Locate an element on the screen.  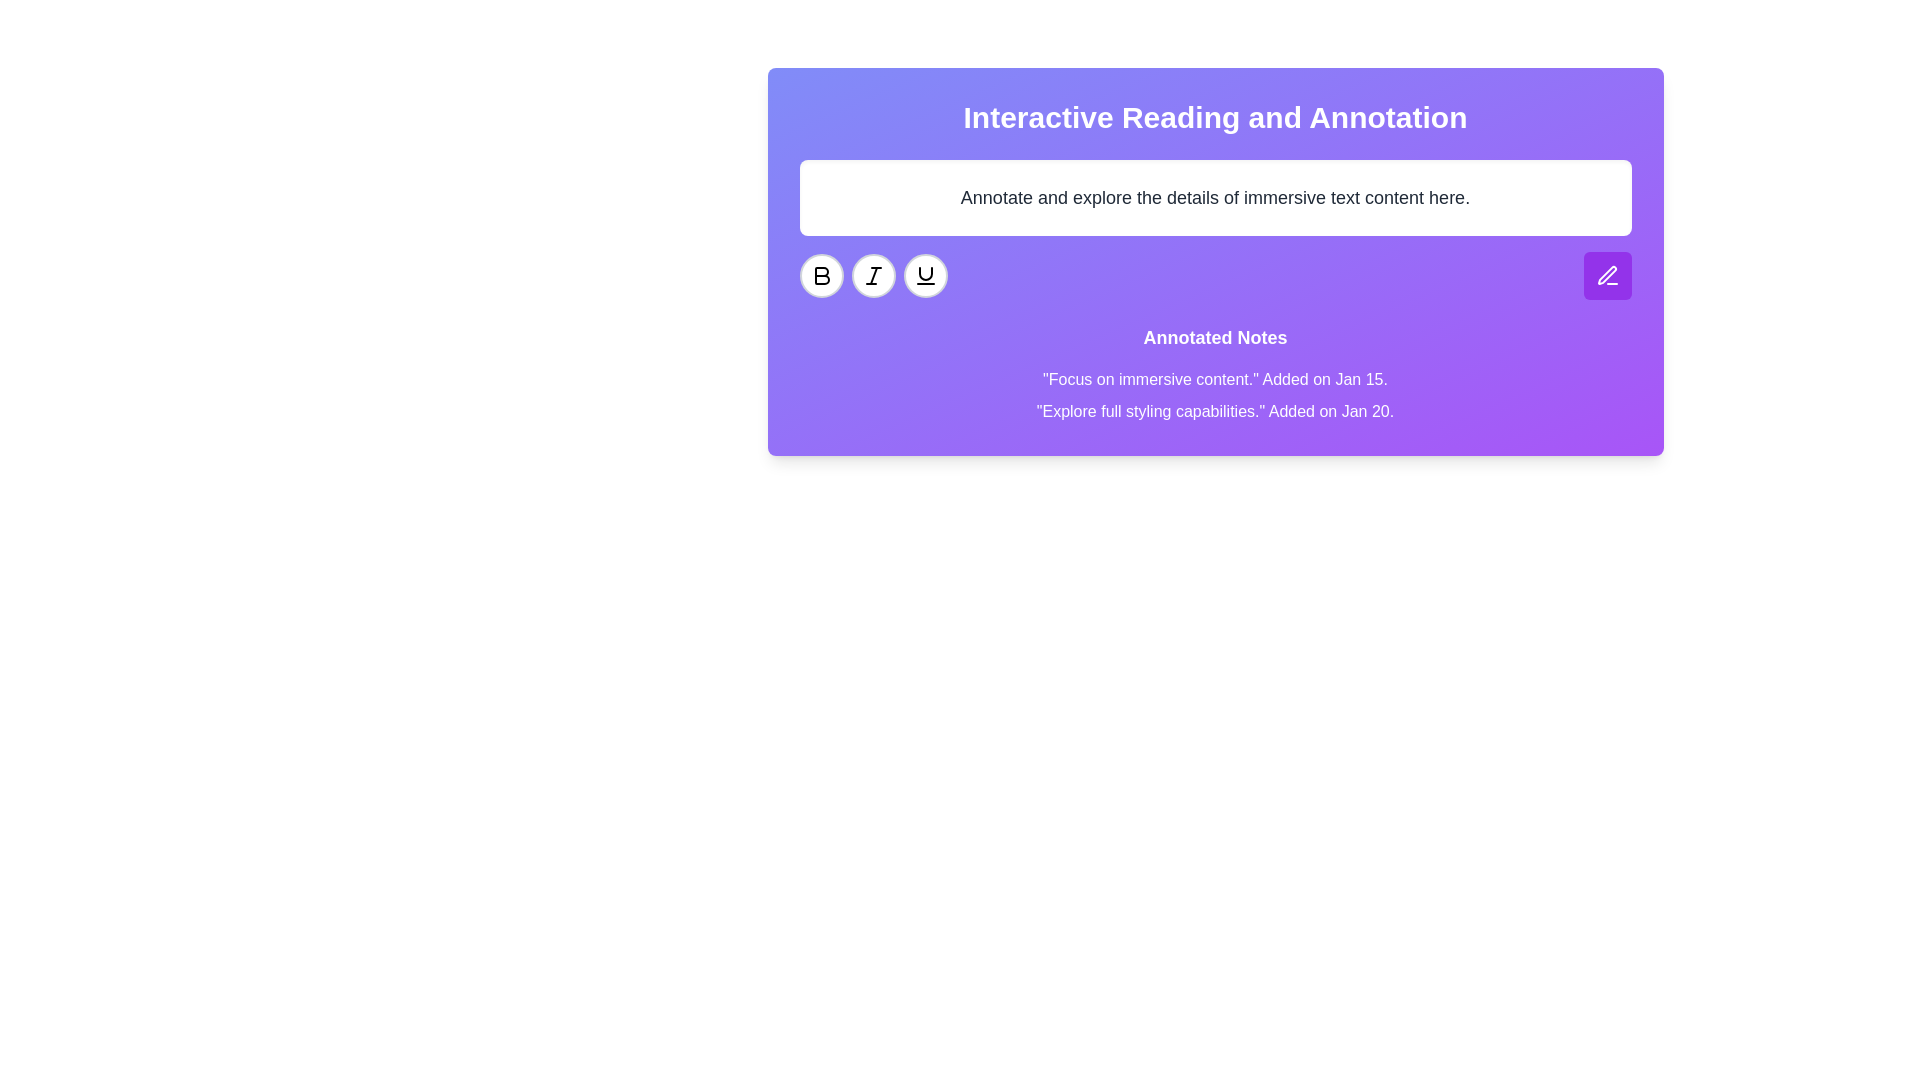
the farthest right button in the horizontal row, positioned next to the italicized 'I' is located at coordinates (924, 276).